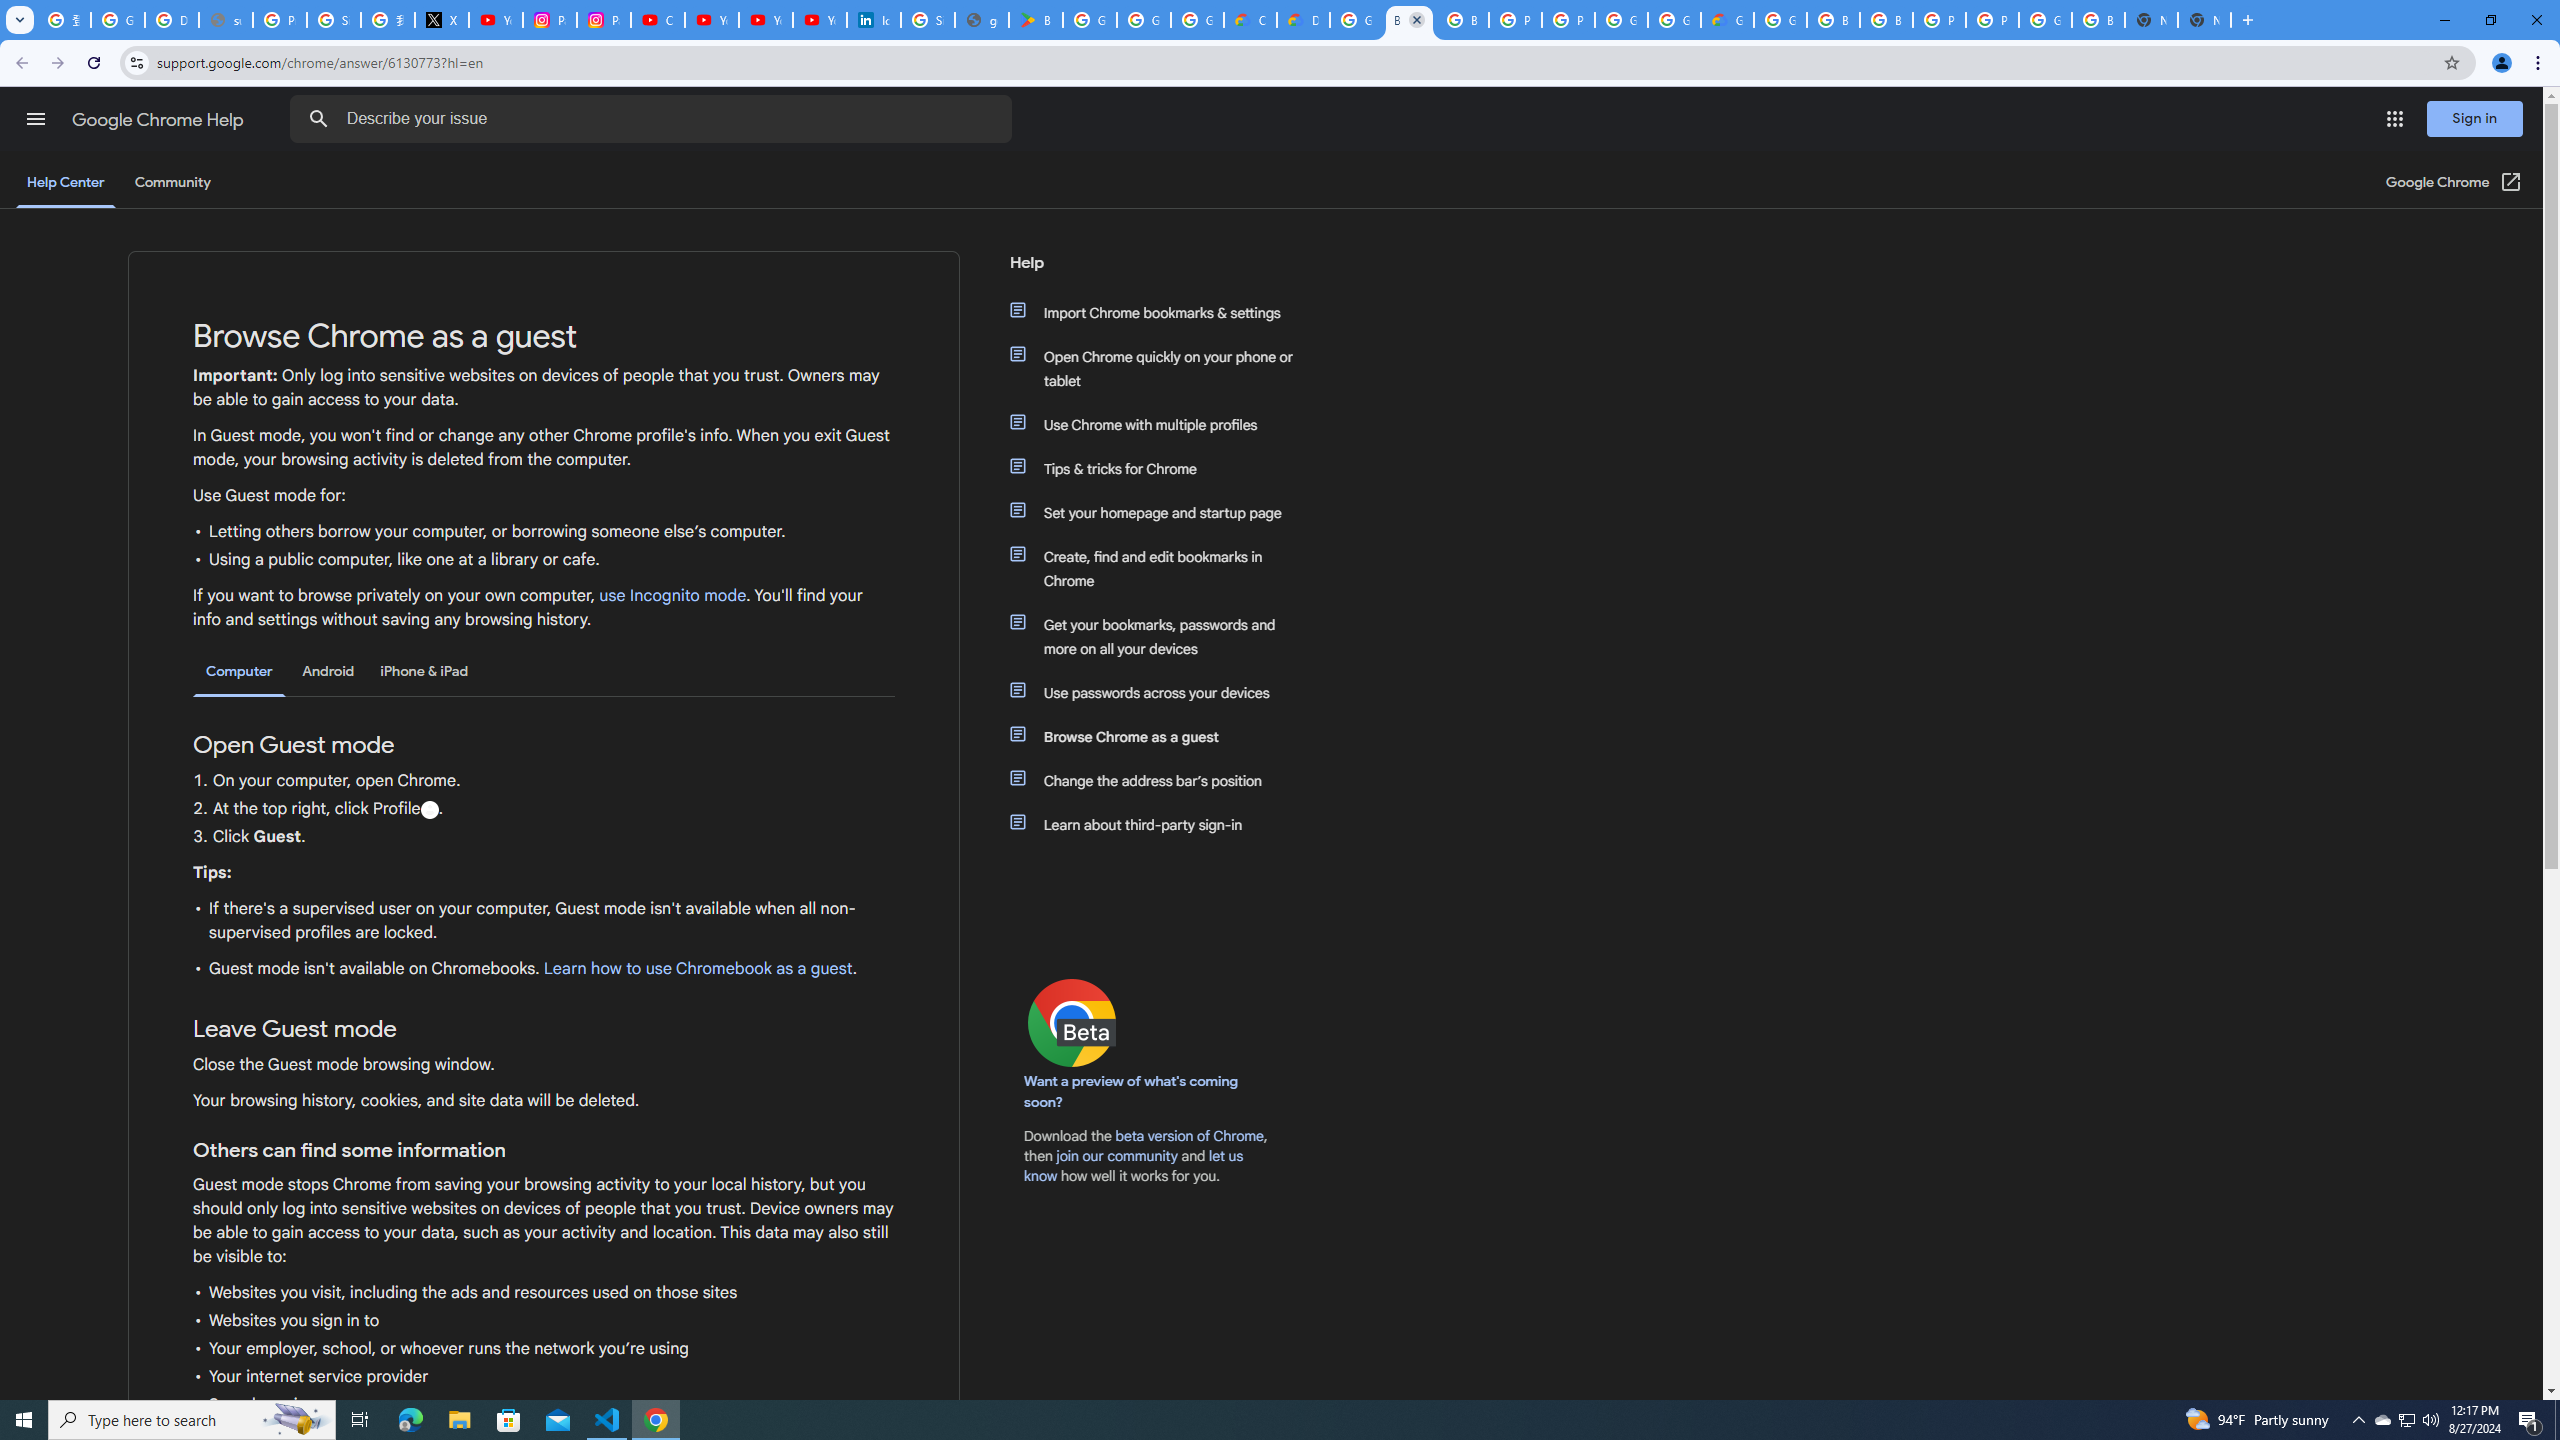 The width and height of the screenshot is (2560, 1440). What do you see at coordinates (697, 968) in the screenshot?
I see `'Learn how to use Chromebook as a guest'` at bounding box center [697, 968].